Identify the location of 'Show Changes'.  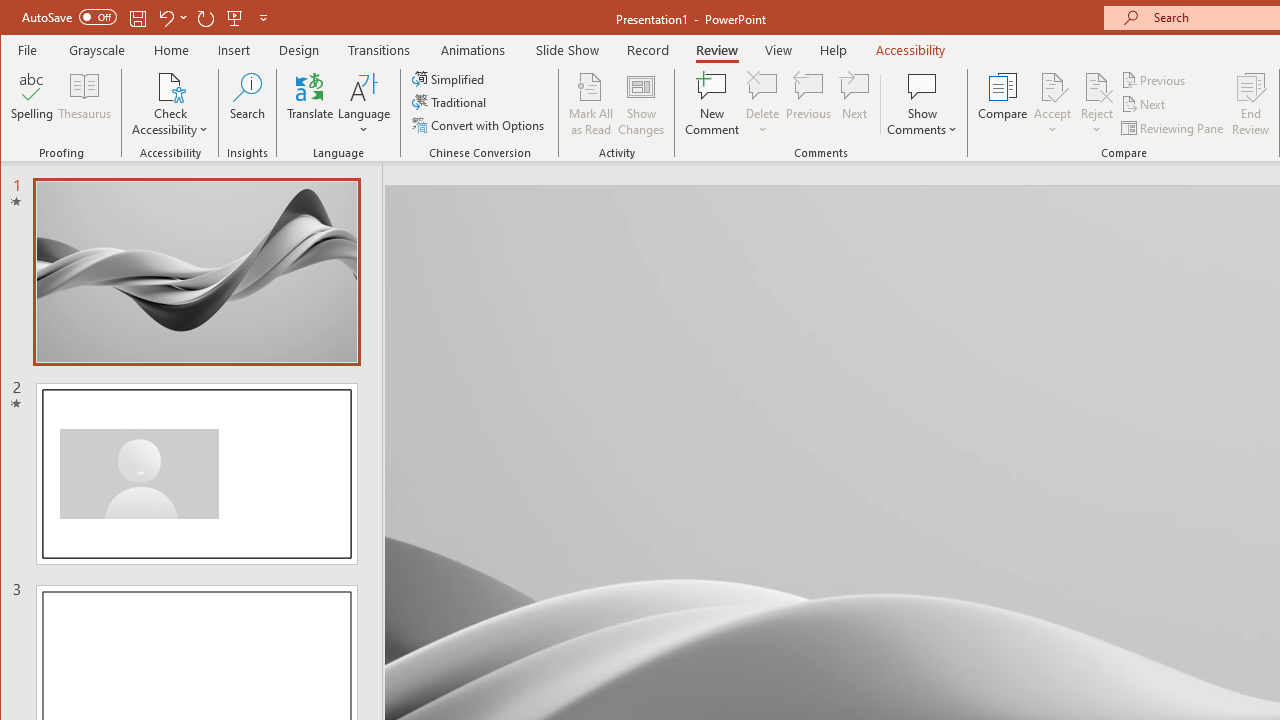
(641, 104).